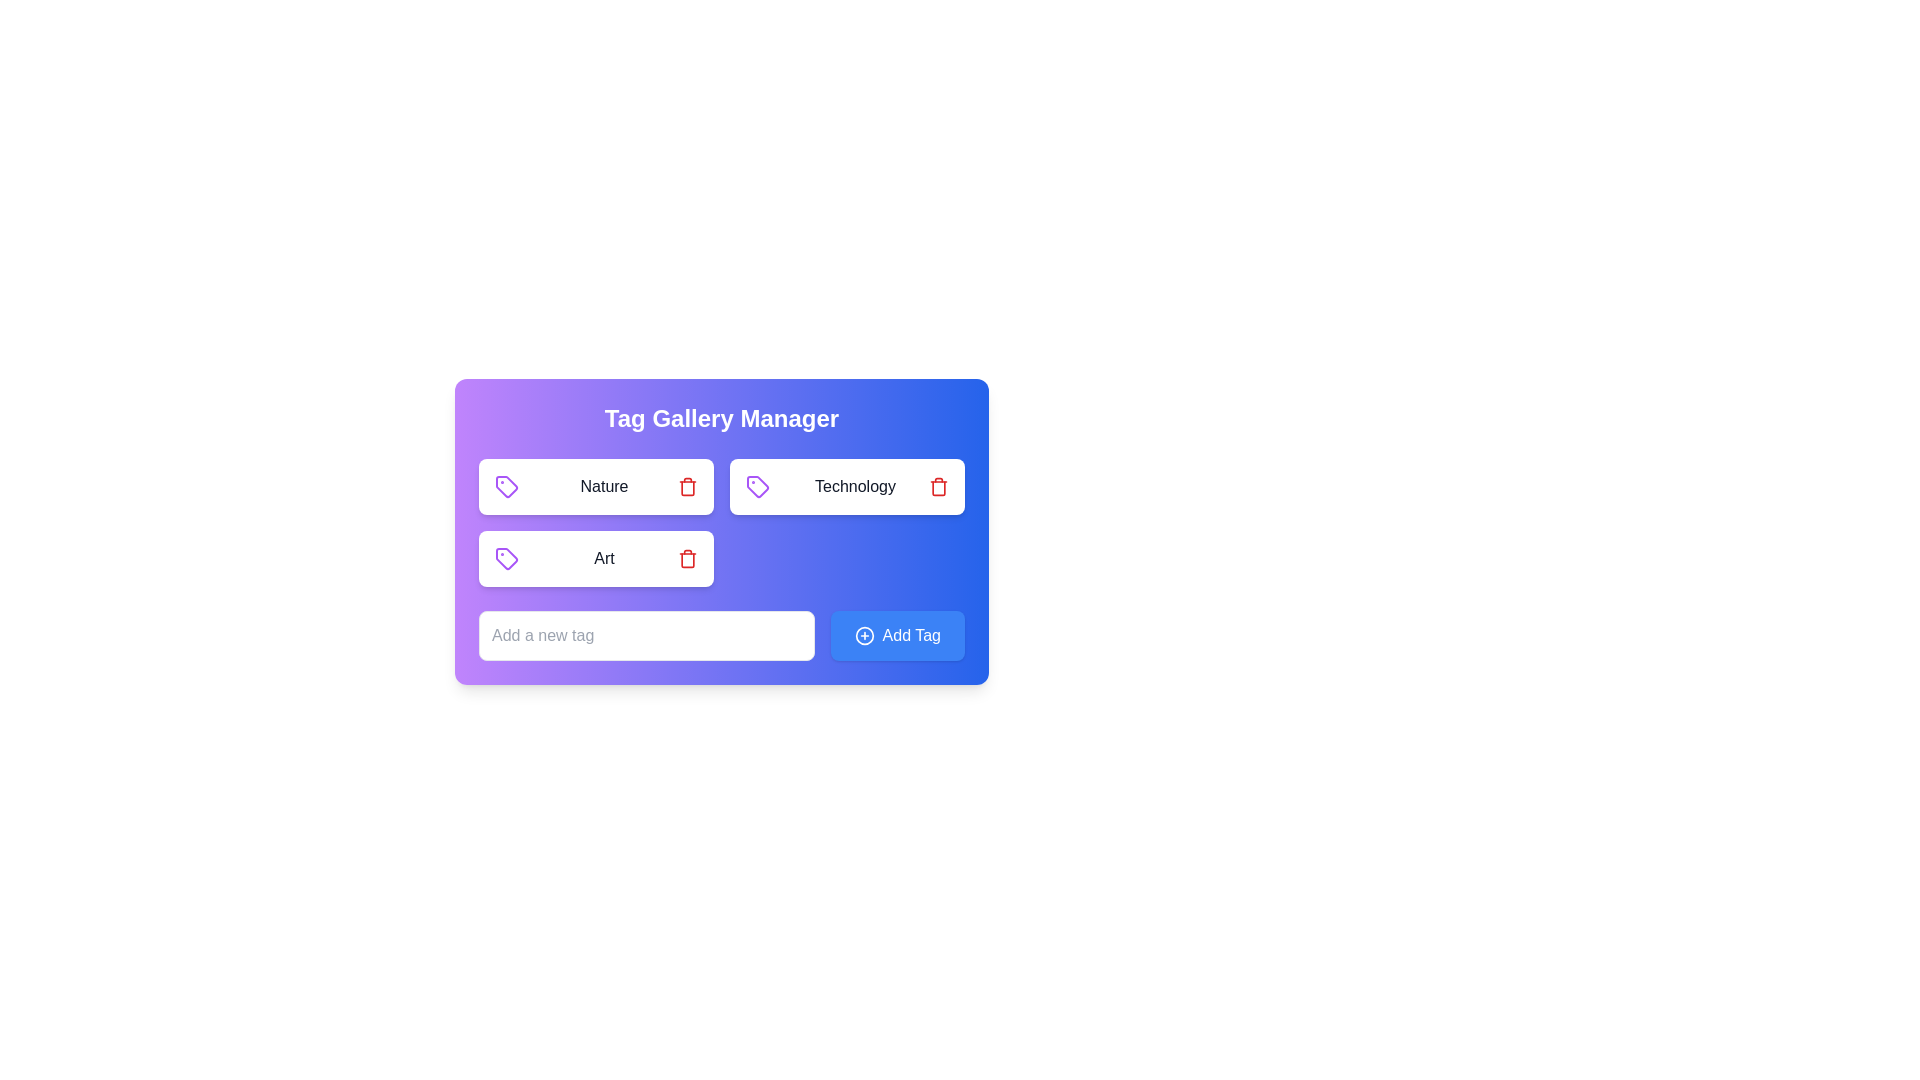 This screenshot has width=1920, height=1080. Describe the element at coordinates (864, 636) in the screenshot. I see `the icon representing the ability` at that location.